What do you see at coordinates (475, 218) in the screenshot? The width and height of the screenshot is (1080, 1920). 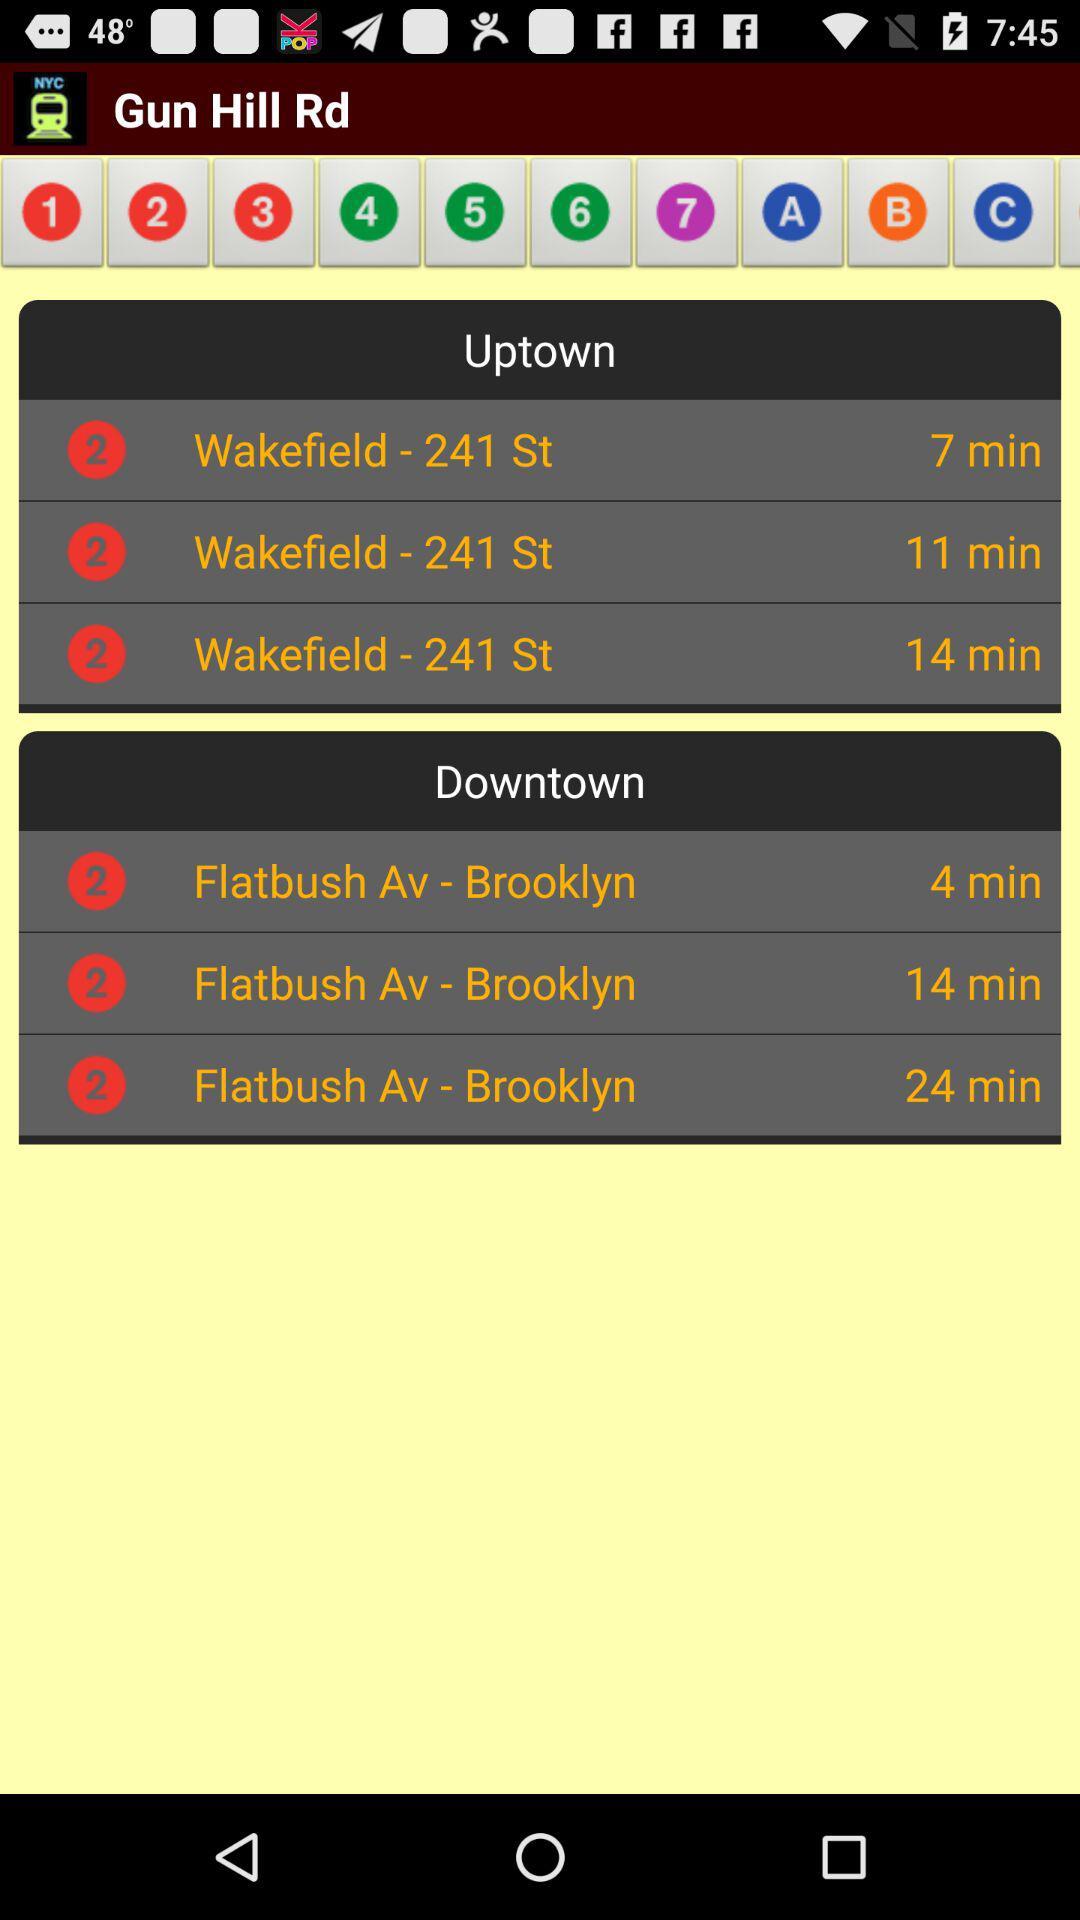 I see `icon to the right of the gun hill rd app` at bounding box center [475, 218].